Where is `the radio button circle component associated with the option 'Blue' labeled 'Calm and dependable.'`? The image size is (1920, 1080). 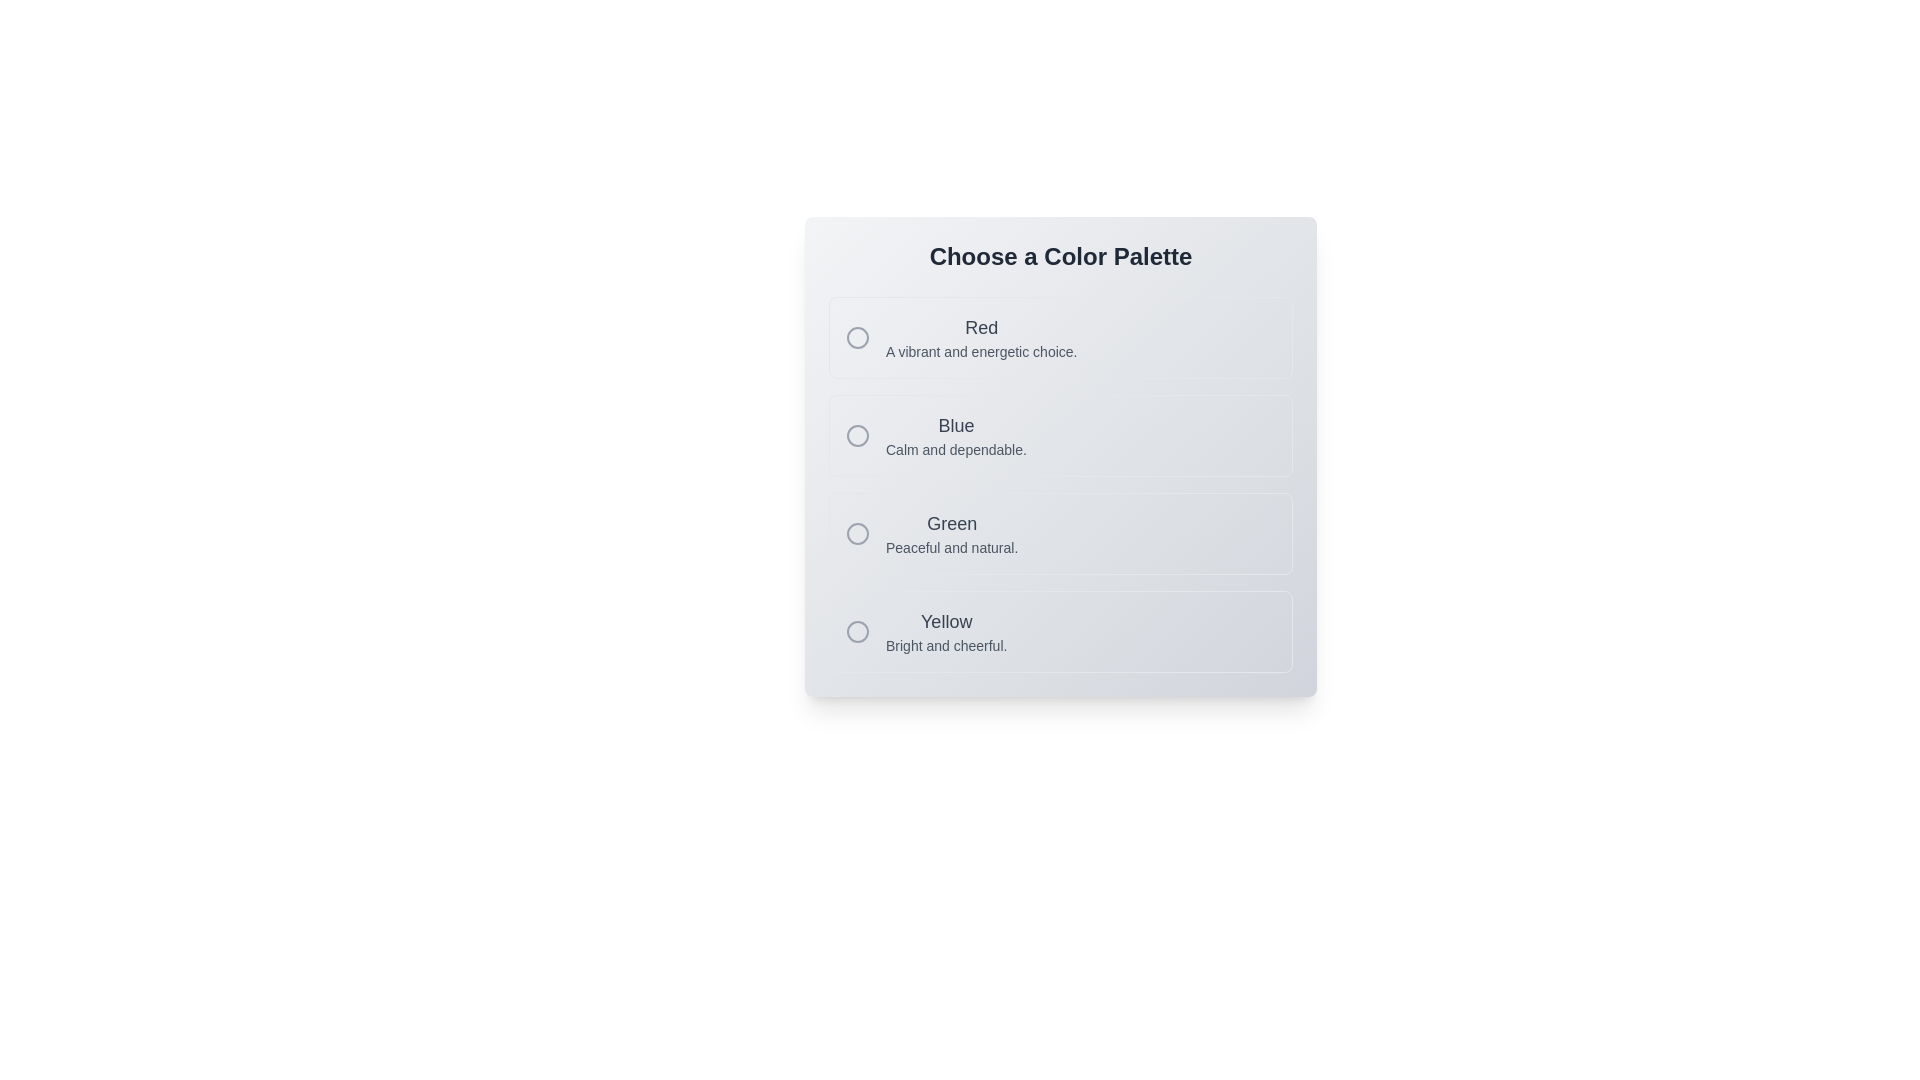
the radio button circle component associated with the option 'Blue' labeled 'Calm and dependable.' is located at coordinates (858, 434).